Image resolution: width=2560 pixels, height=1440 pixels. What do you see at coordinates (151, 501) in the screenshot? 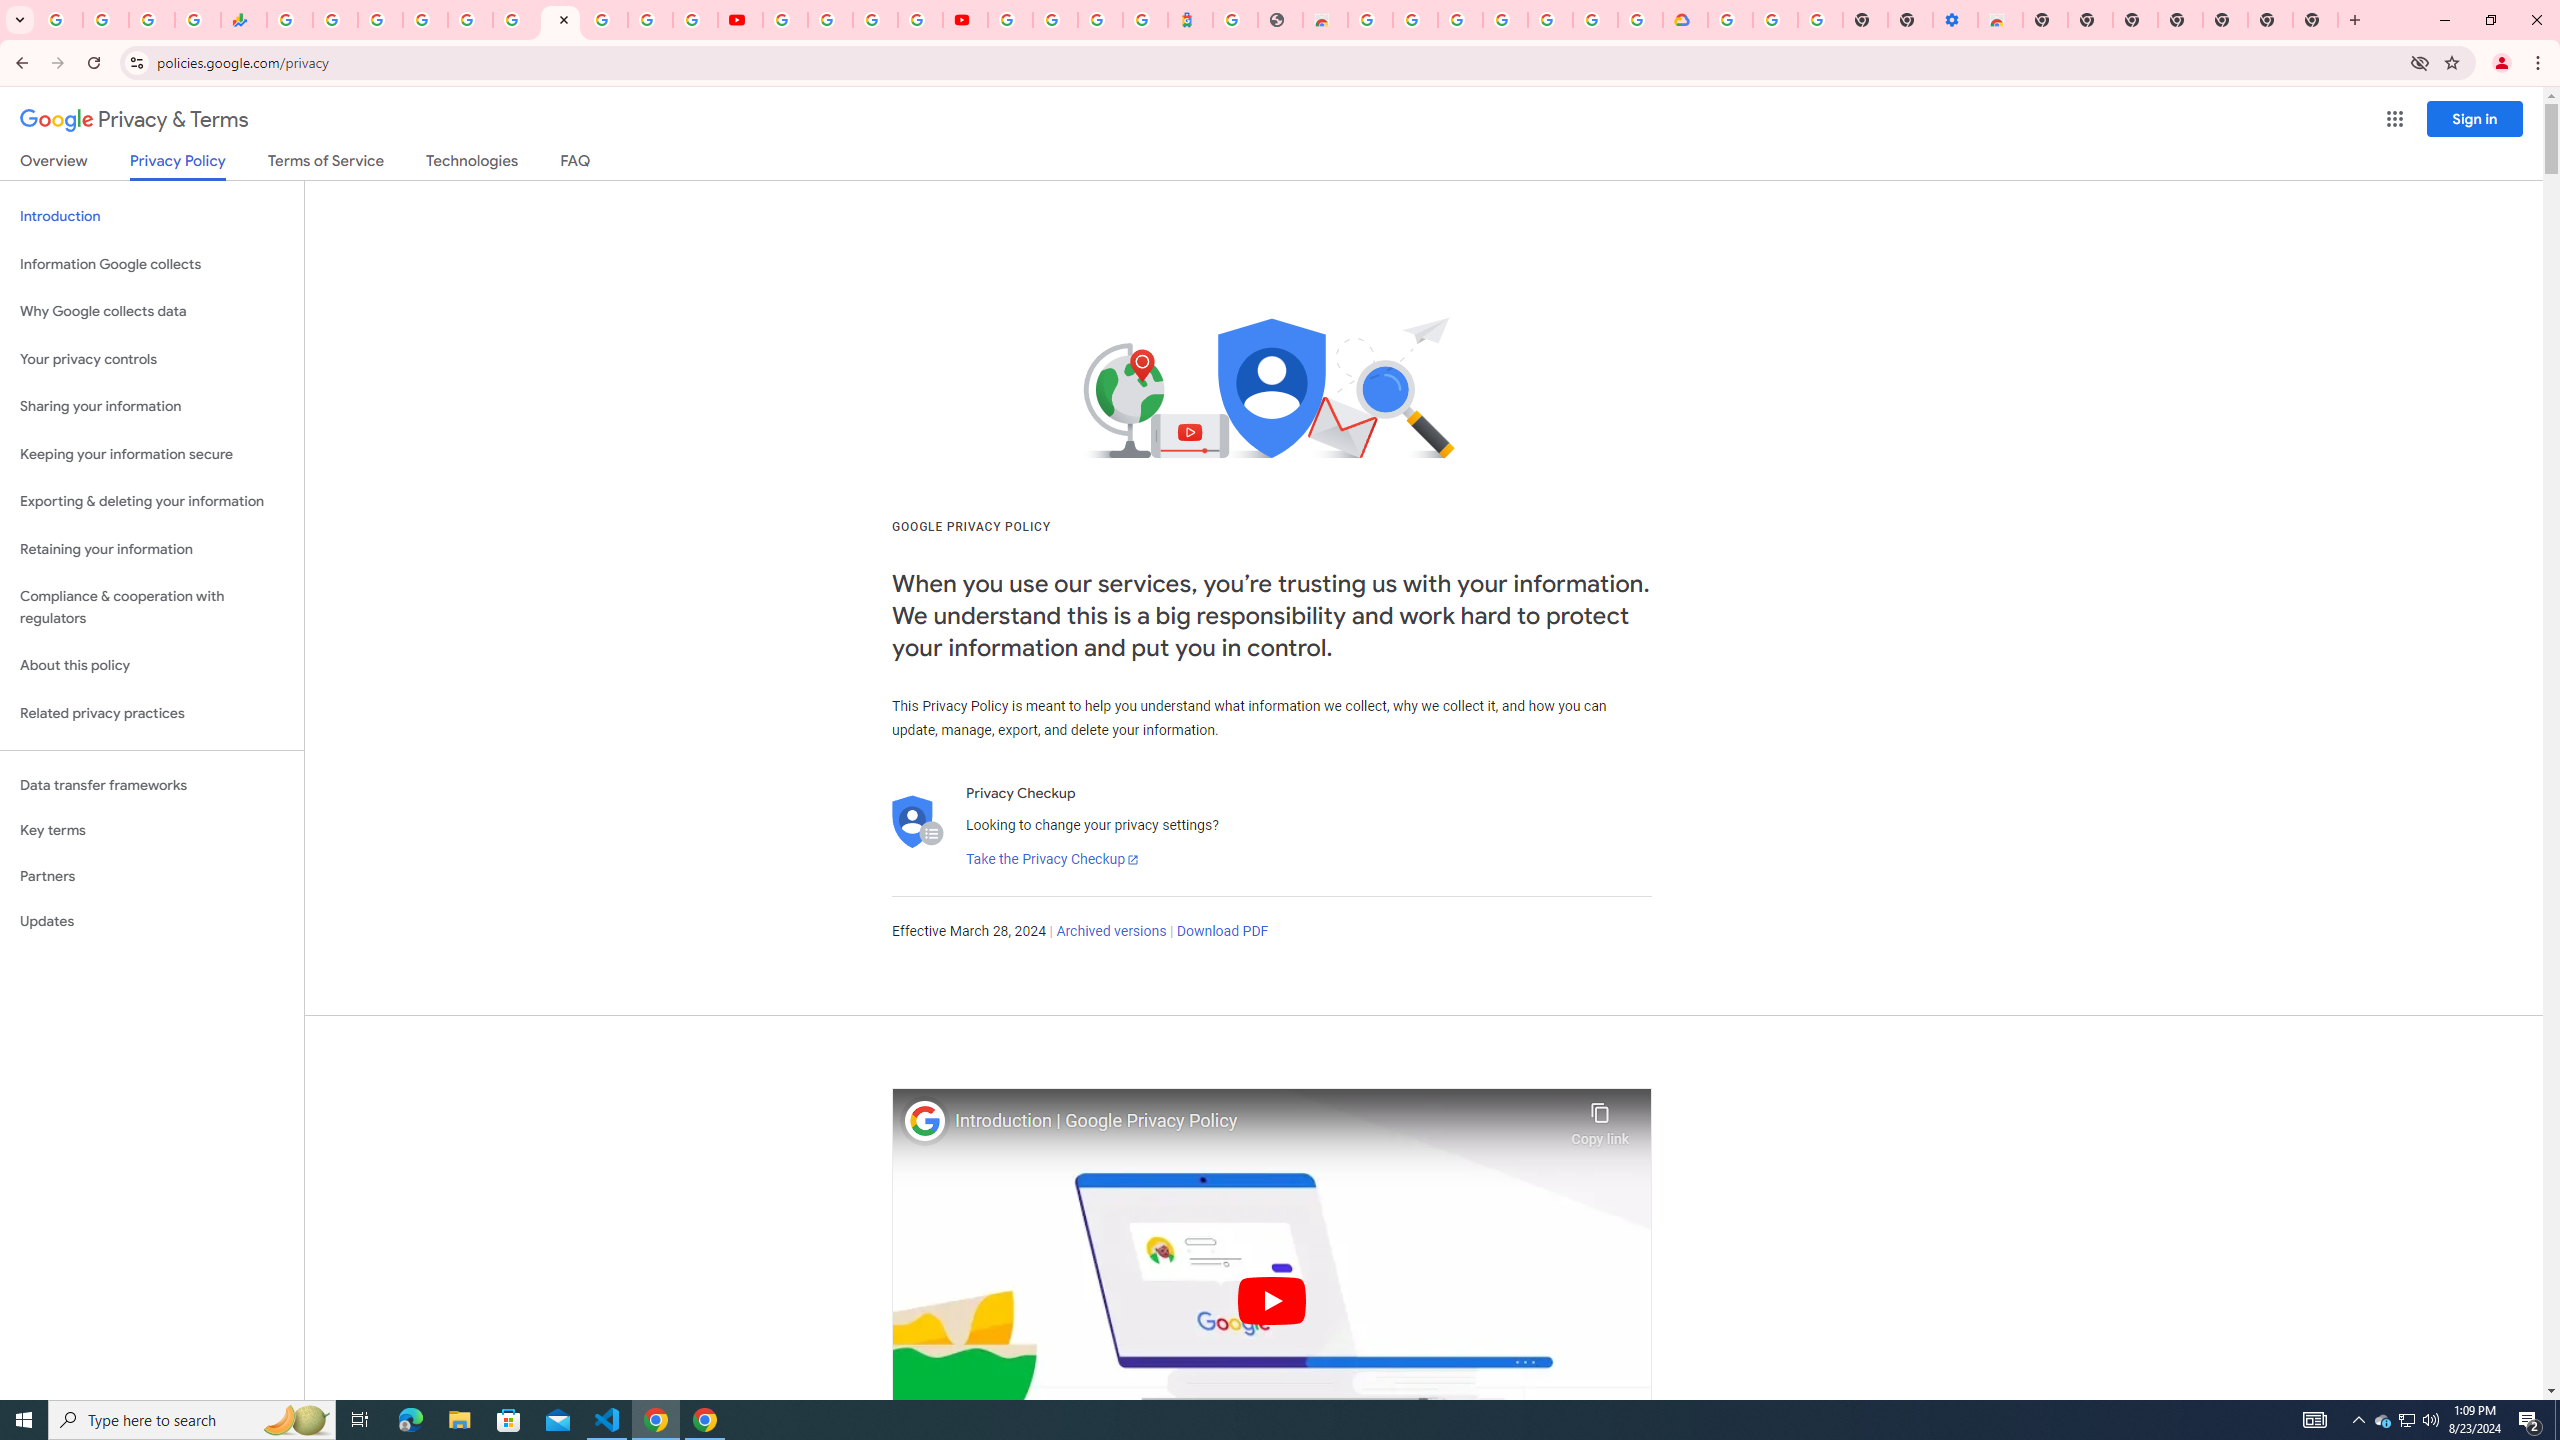
I see `'Exporting & deleting your information'` at bounding box center [151, 501].